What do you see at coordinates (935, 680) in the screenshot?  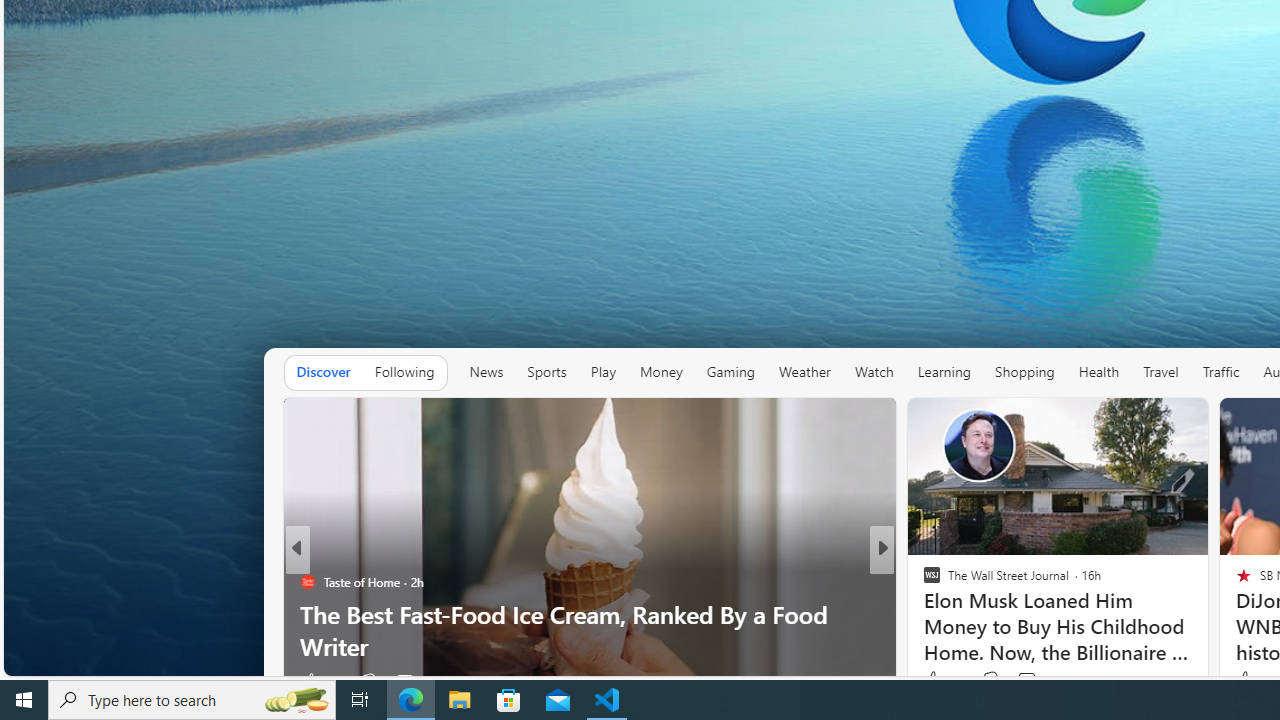 I see `'347 Like'` at bounding box center [935, 680].